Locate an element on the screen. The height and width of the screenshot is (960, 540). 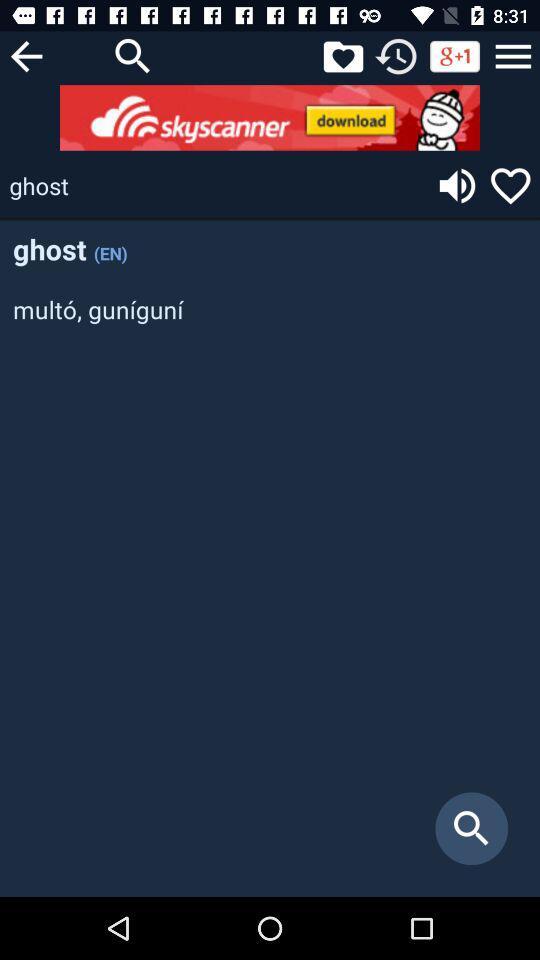
volume is located at coordinates (457, 185).